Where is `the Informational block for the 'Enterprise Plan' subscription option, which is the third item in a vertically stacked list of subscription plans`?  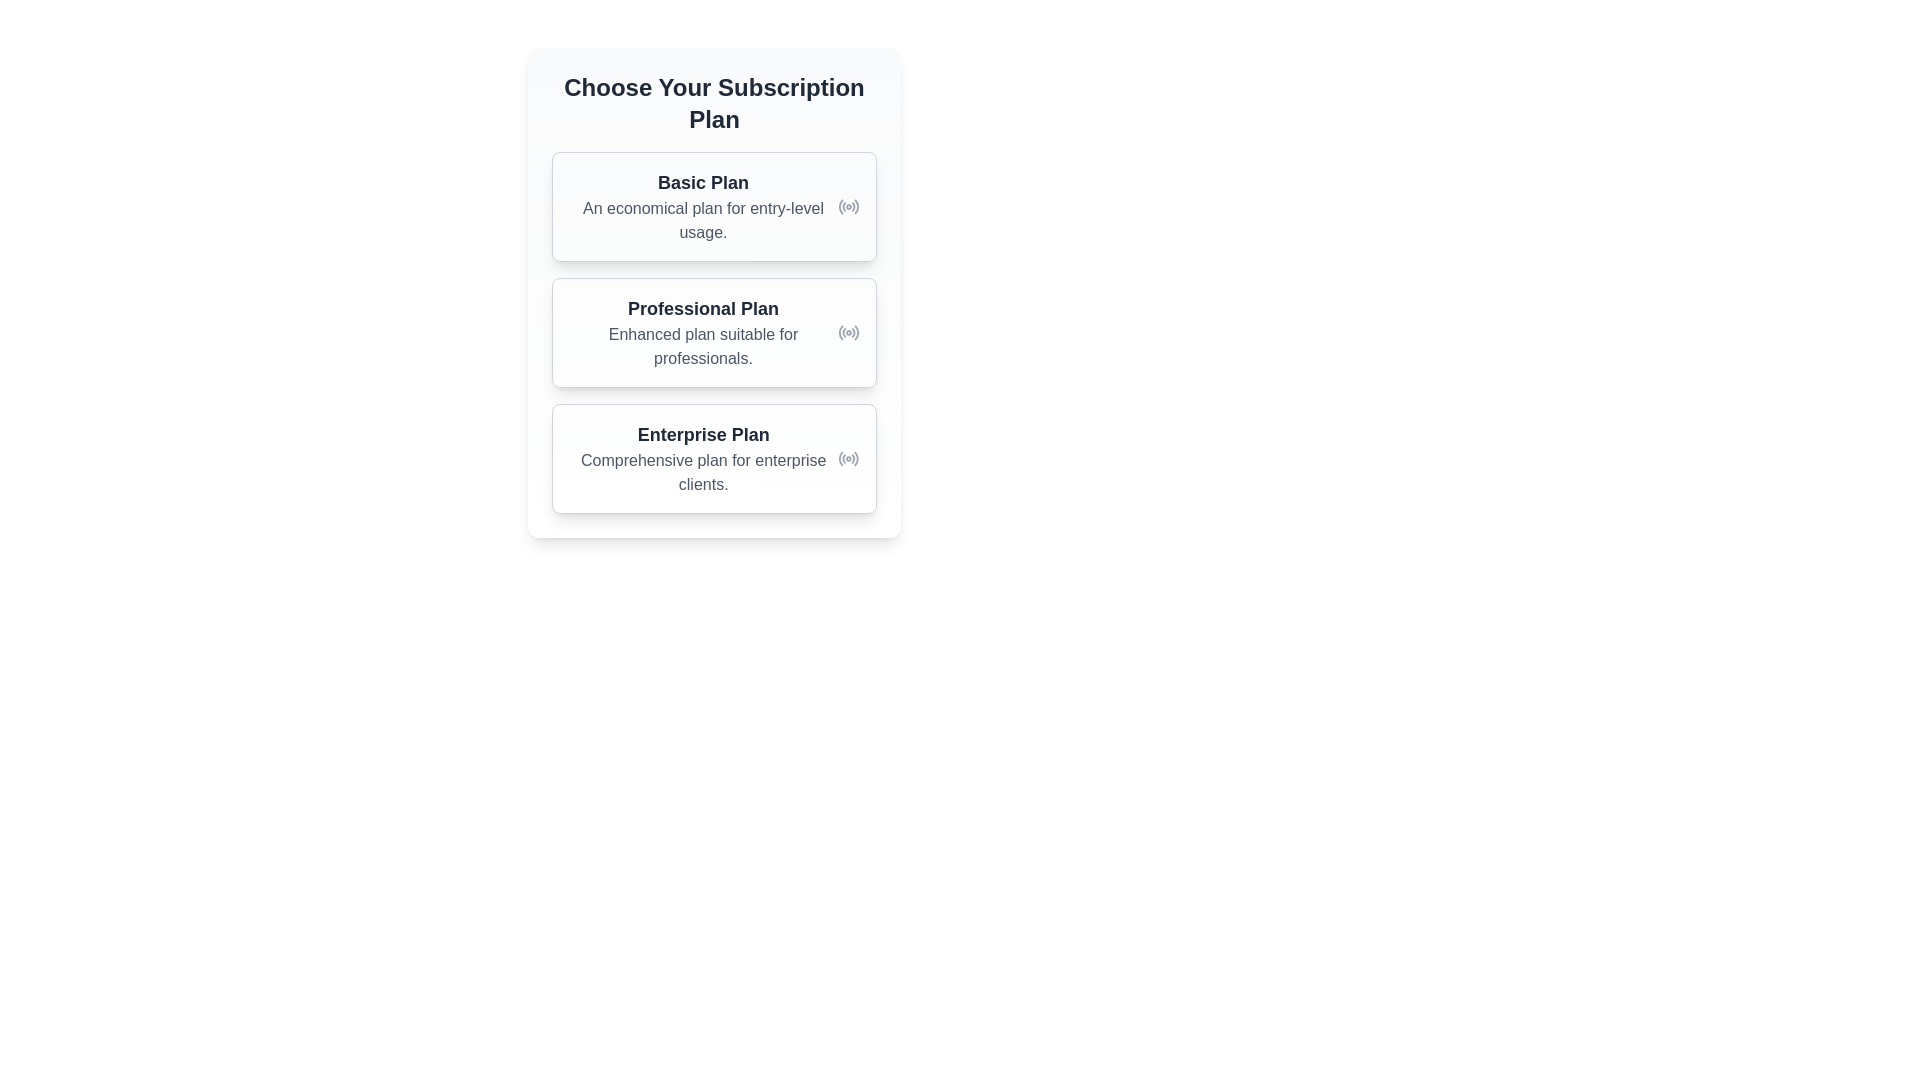
the Informational block for the 'Enterprise Plan' subscription option, which is the third item in a vertically stacked list of subscription plans is located at coordinates (703, 459).